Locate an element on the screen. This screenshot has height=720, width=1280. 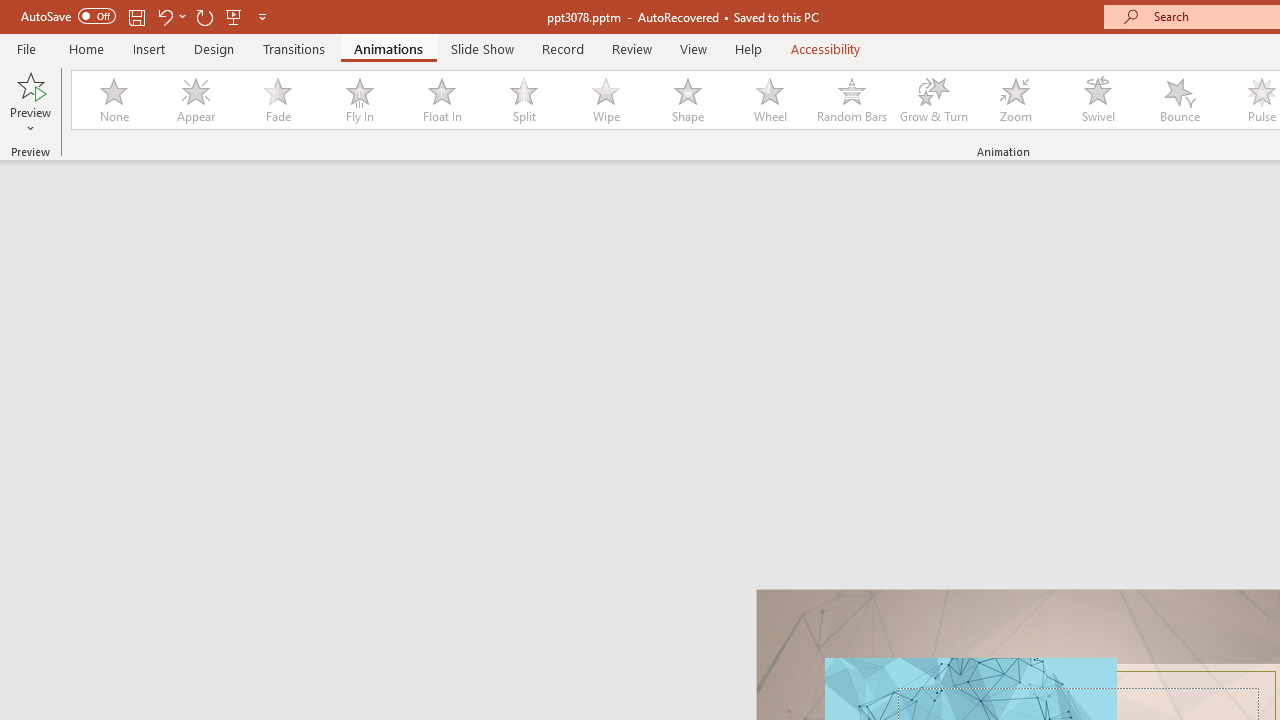
'Fly In' is located at coordinates (359, 100).